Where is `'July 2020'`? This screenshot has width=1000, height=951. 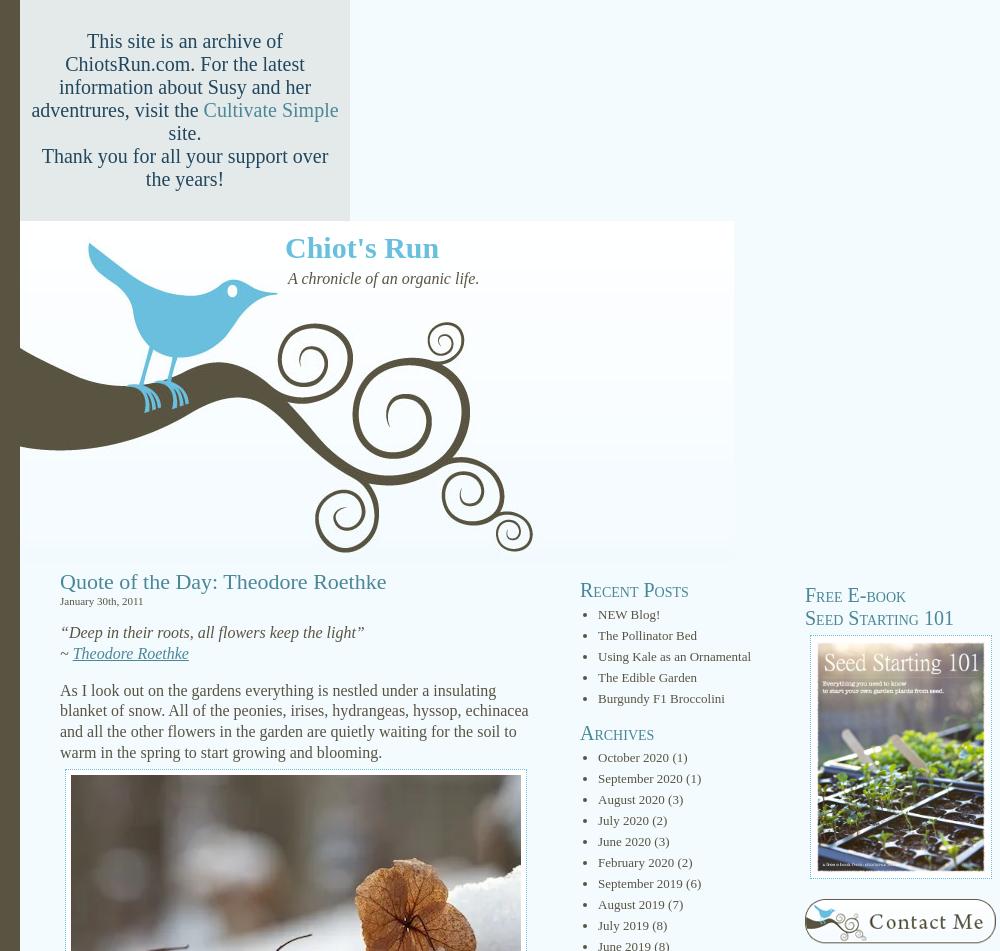 'July 2020' is located at coordinates (622, 819).